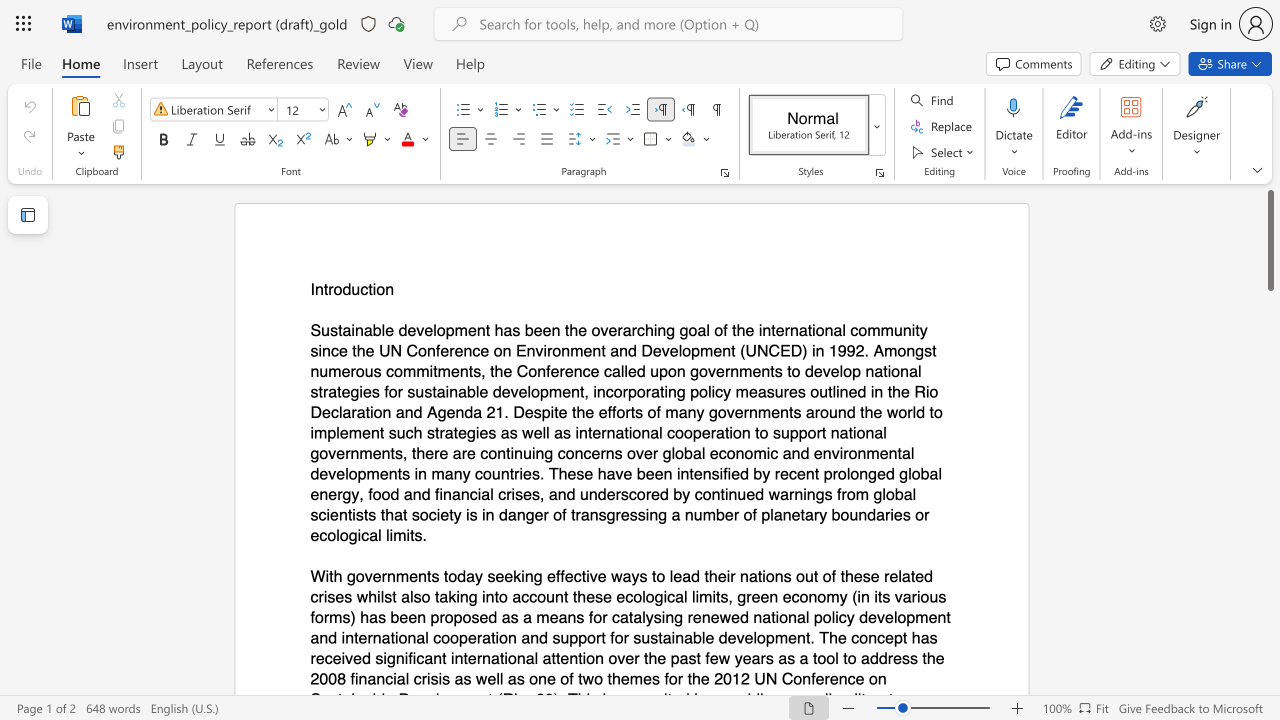 Image resolution: width=1280 pixels, height=720 pixels. Describe the element at coordinates (1269, 390) in the screenshot. I see `the scrollbar to scroll the page down` at that location.